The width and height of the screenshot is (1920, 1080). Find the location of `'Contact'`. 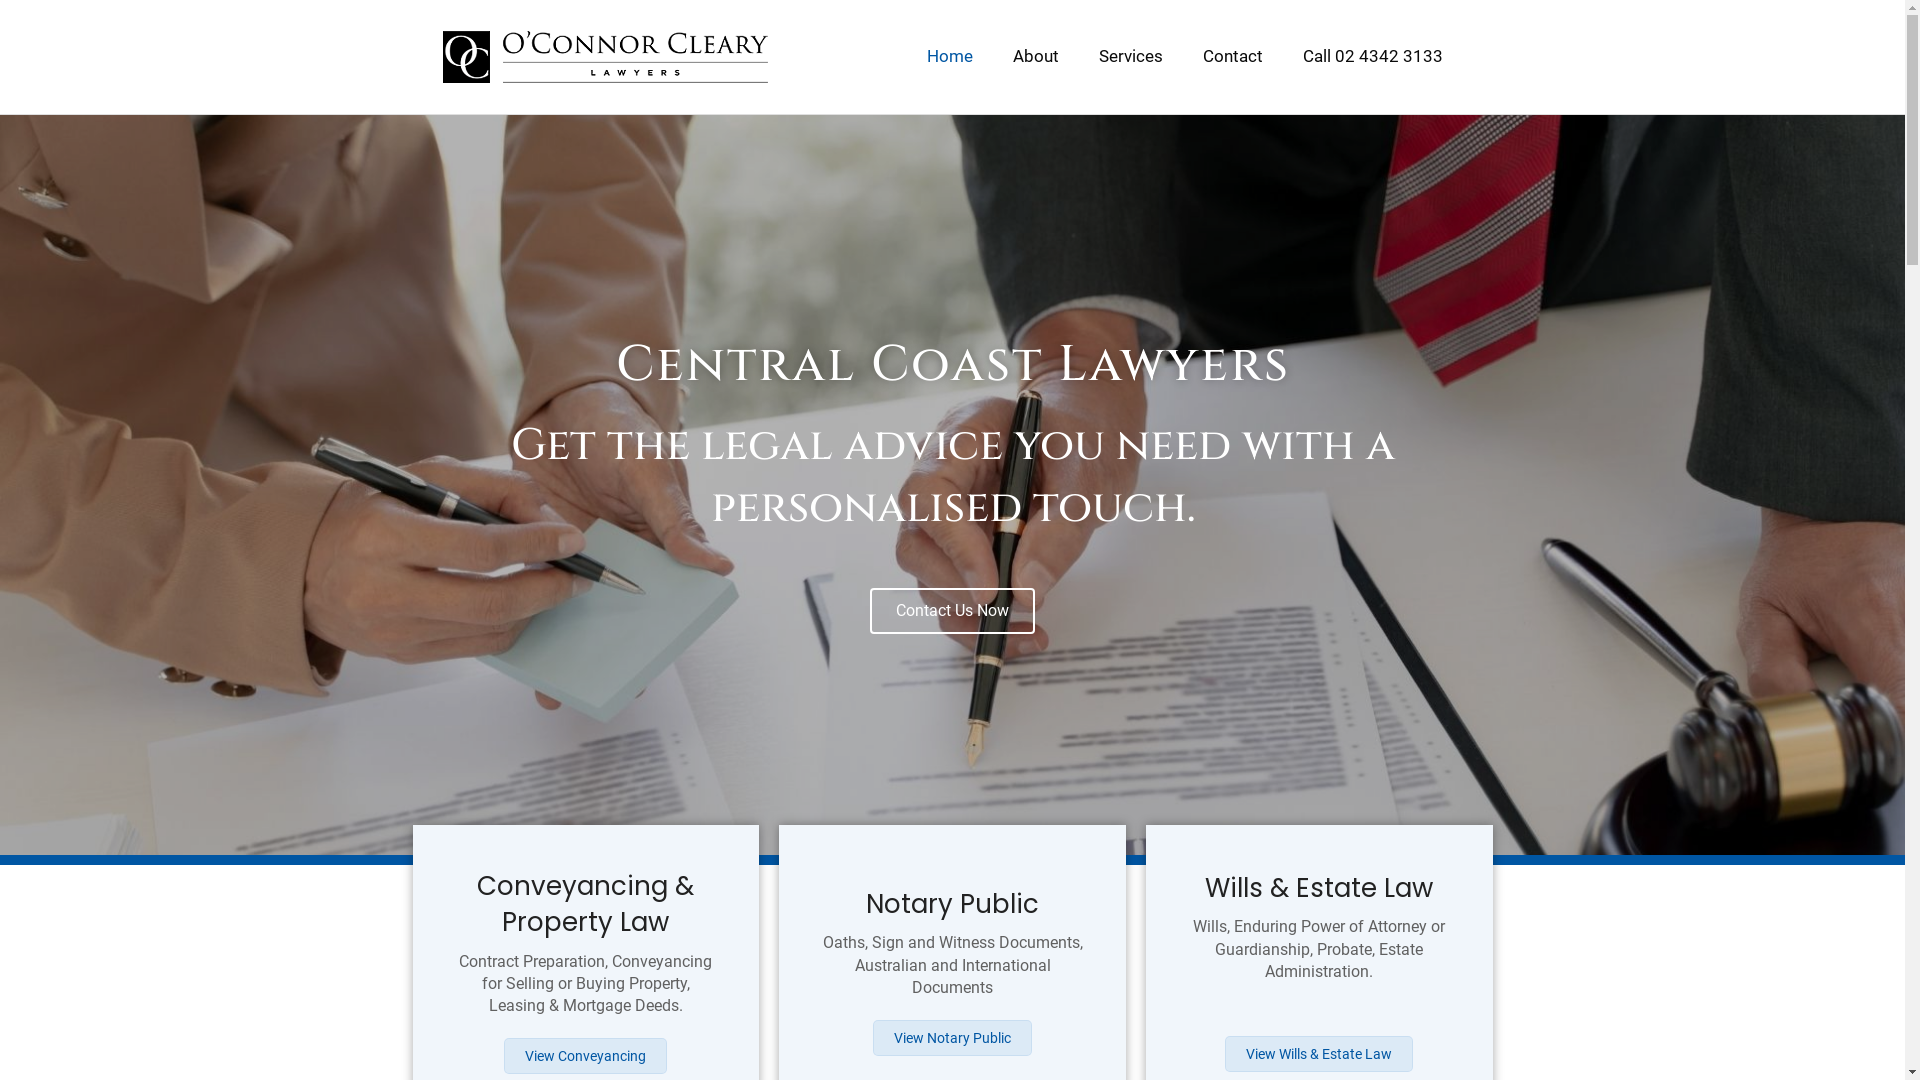

'Contact' is located at coordinates (1231, 56).